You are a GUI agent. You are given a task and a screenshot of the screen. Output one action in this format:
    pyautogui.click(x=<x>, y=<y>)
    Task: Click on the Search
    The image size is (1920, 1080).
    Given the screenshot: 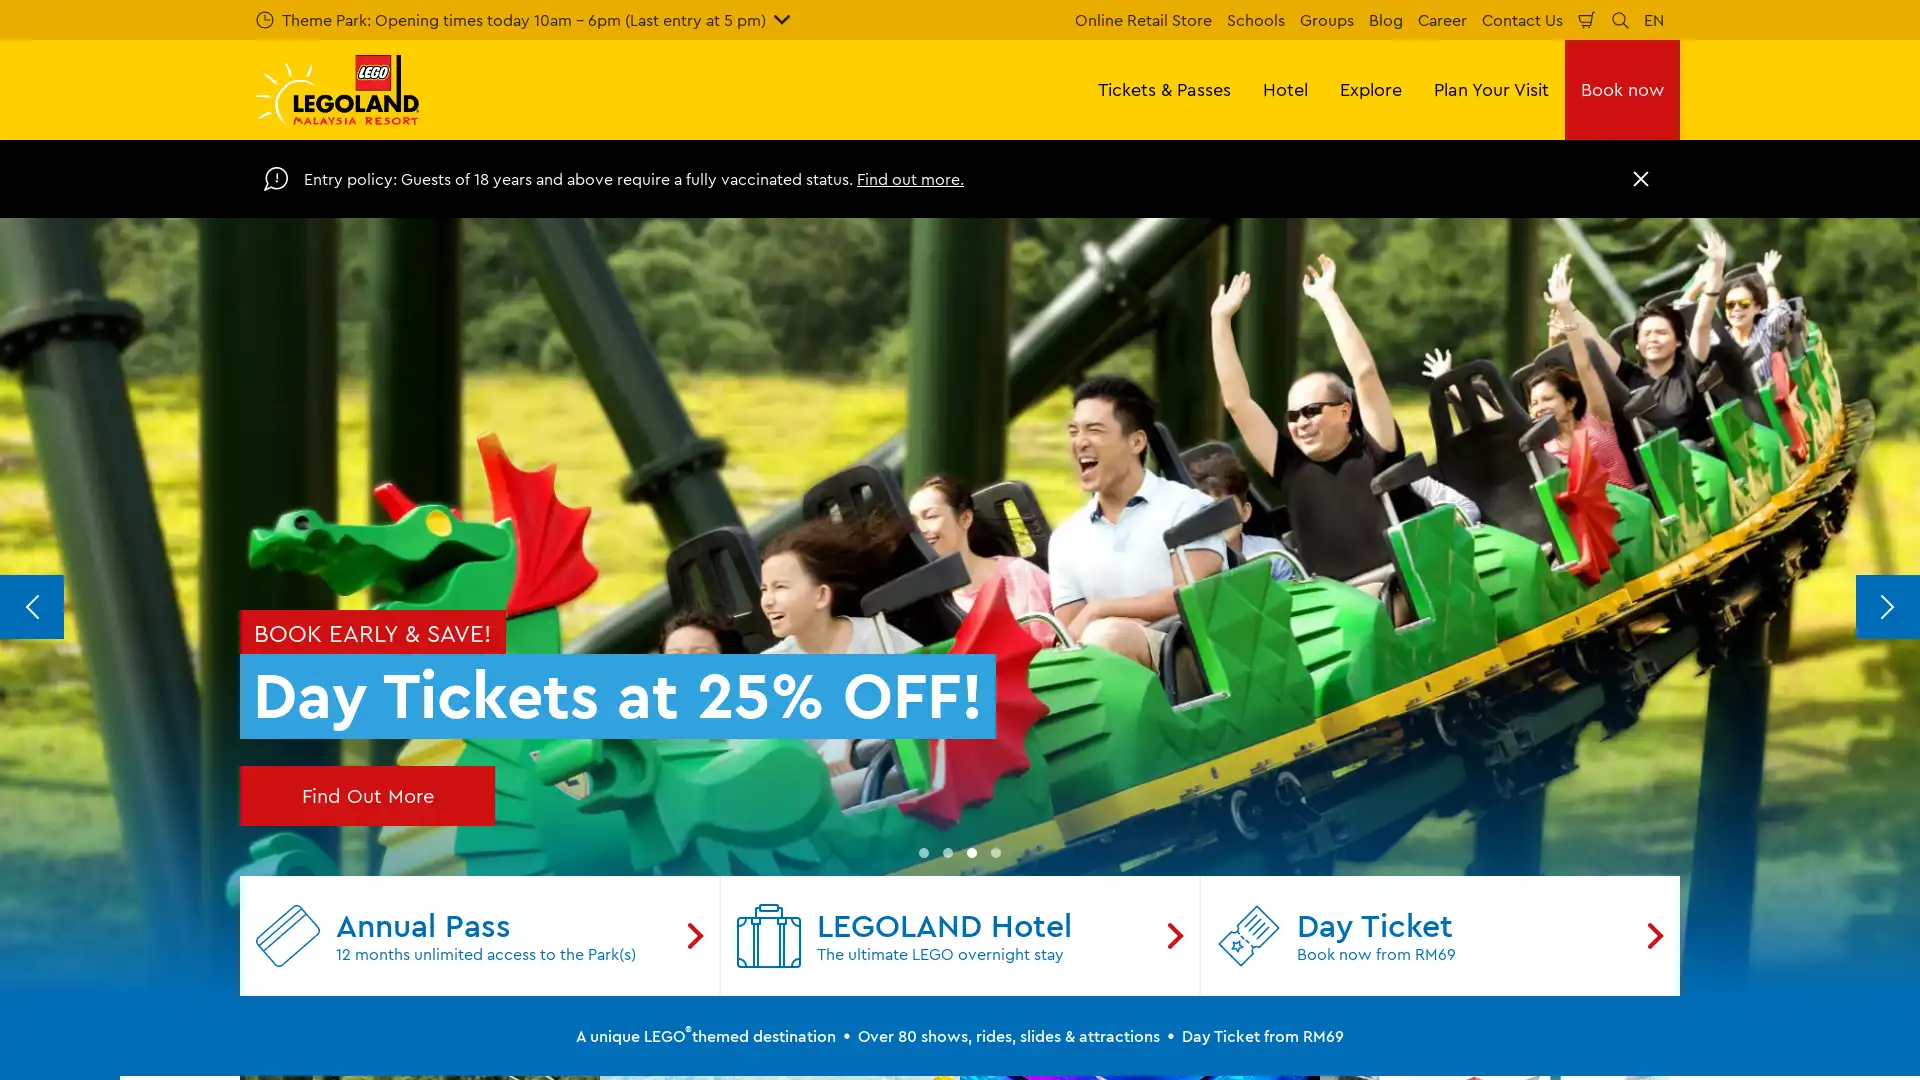 What is the action you would take?
    pyautogui.click(x=1620, y=19)
    